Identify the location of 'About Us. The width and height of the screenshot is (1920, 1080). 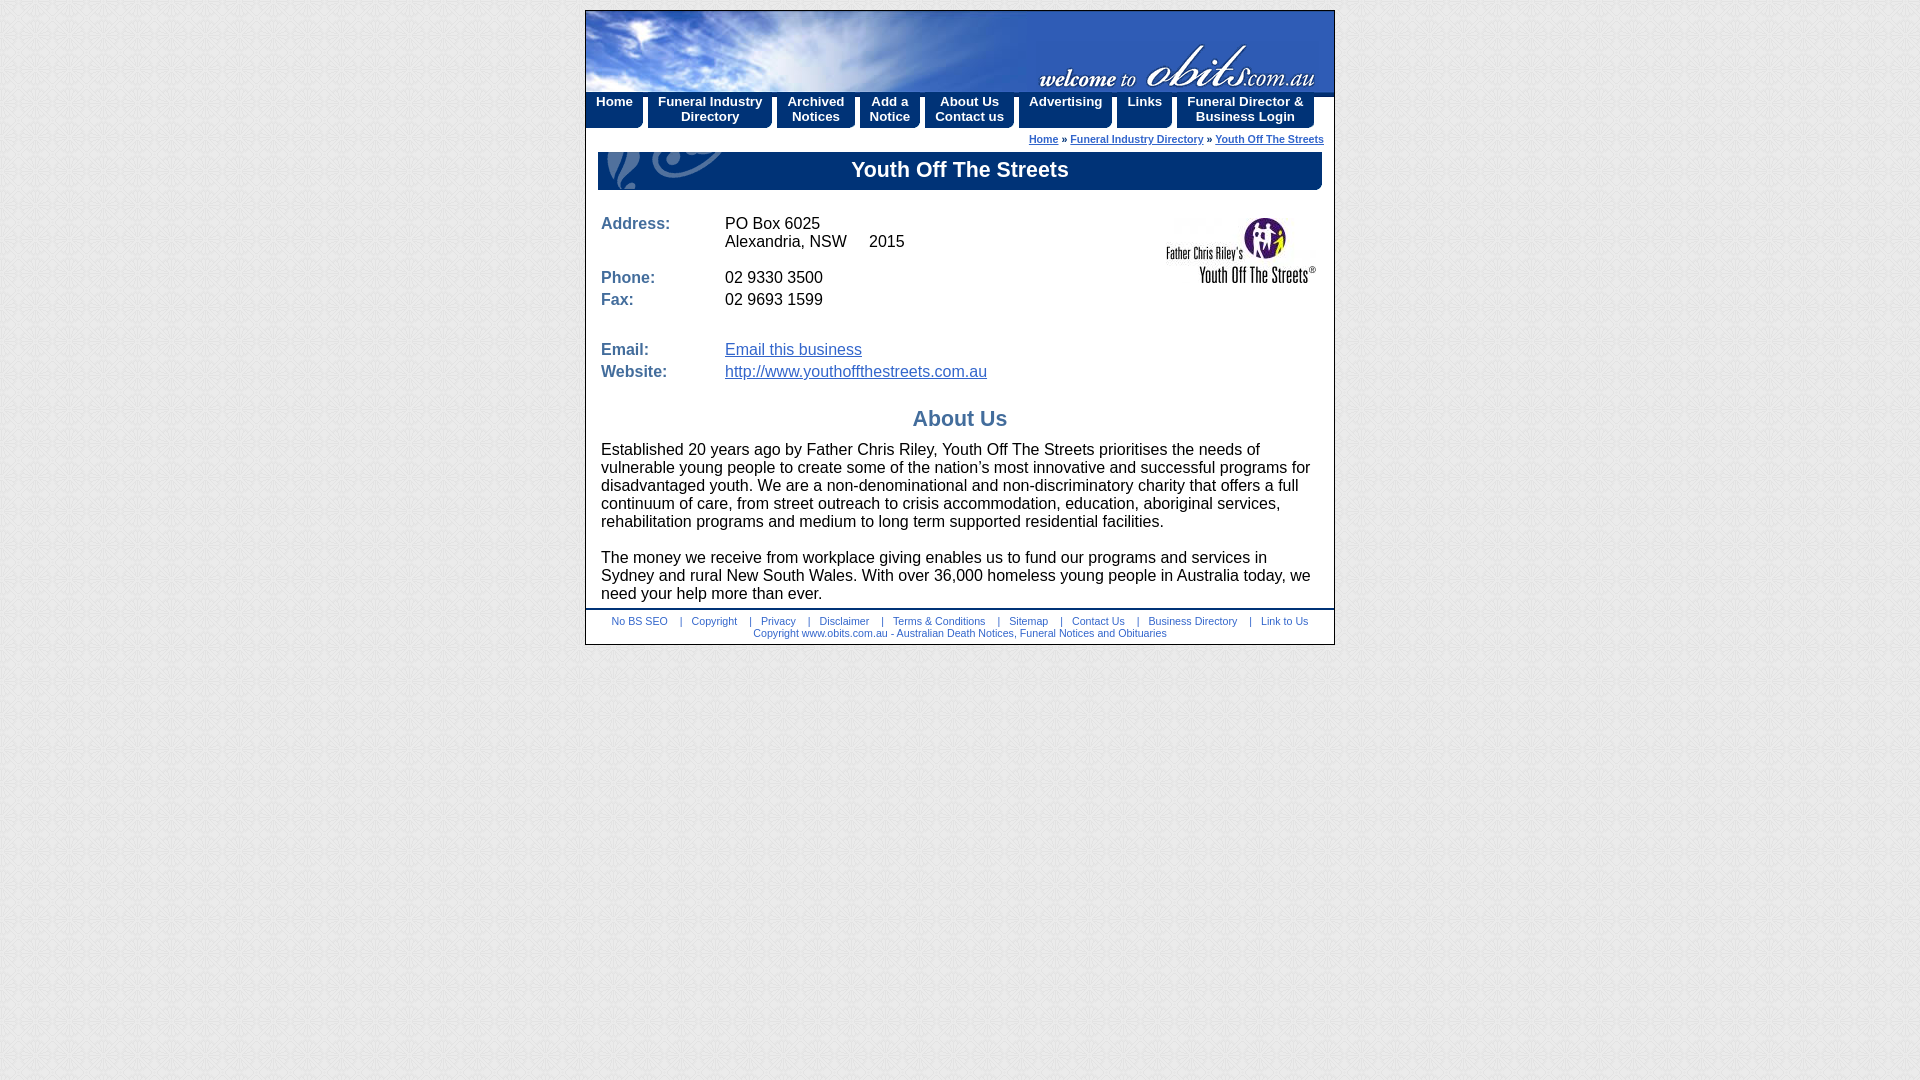
(969, 110).